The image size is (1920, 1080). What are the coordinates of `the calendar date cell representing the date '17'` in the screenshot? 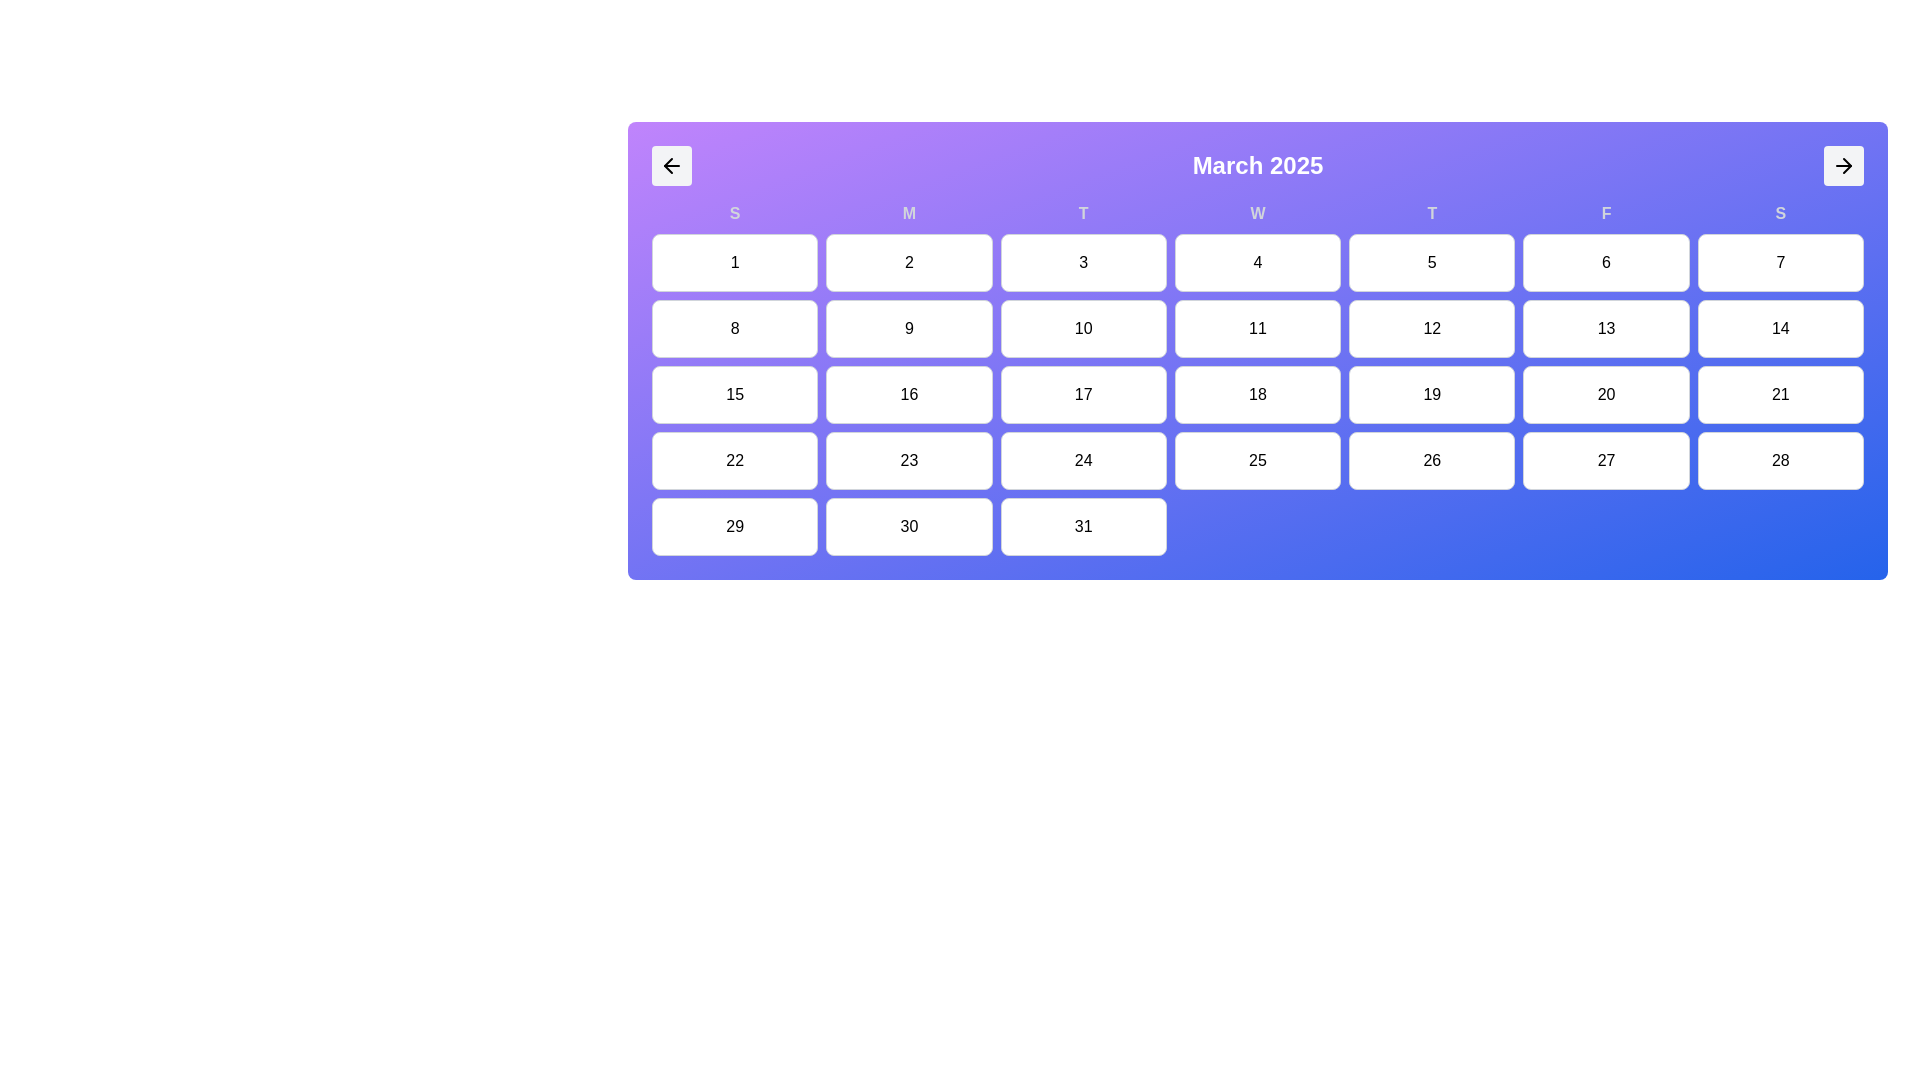 It's located at (1082, 394).